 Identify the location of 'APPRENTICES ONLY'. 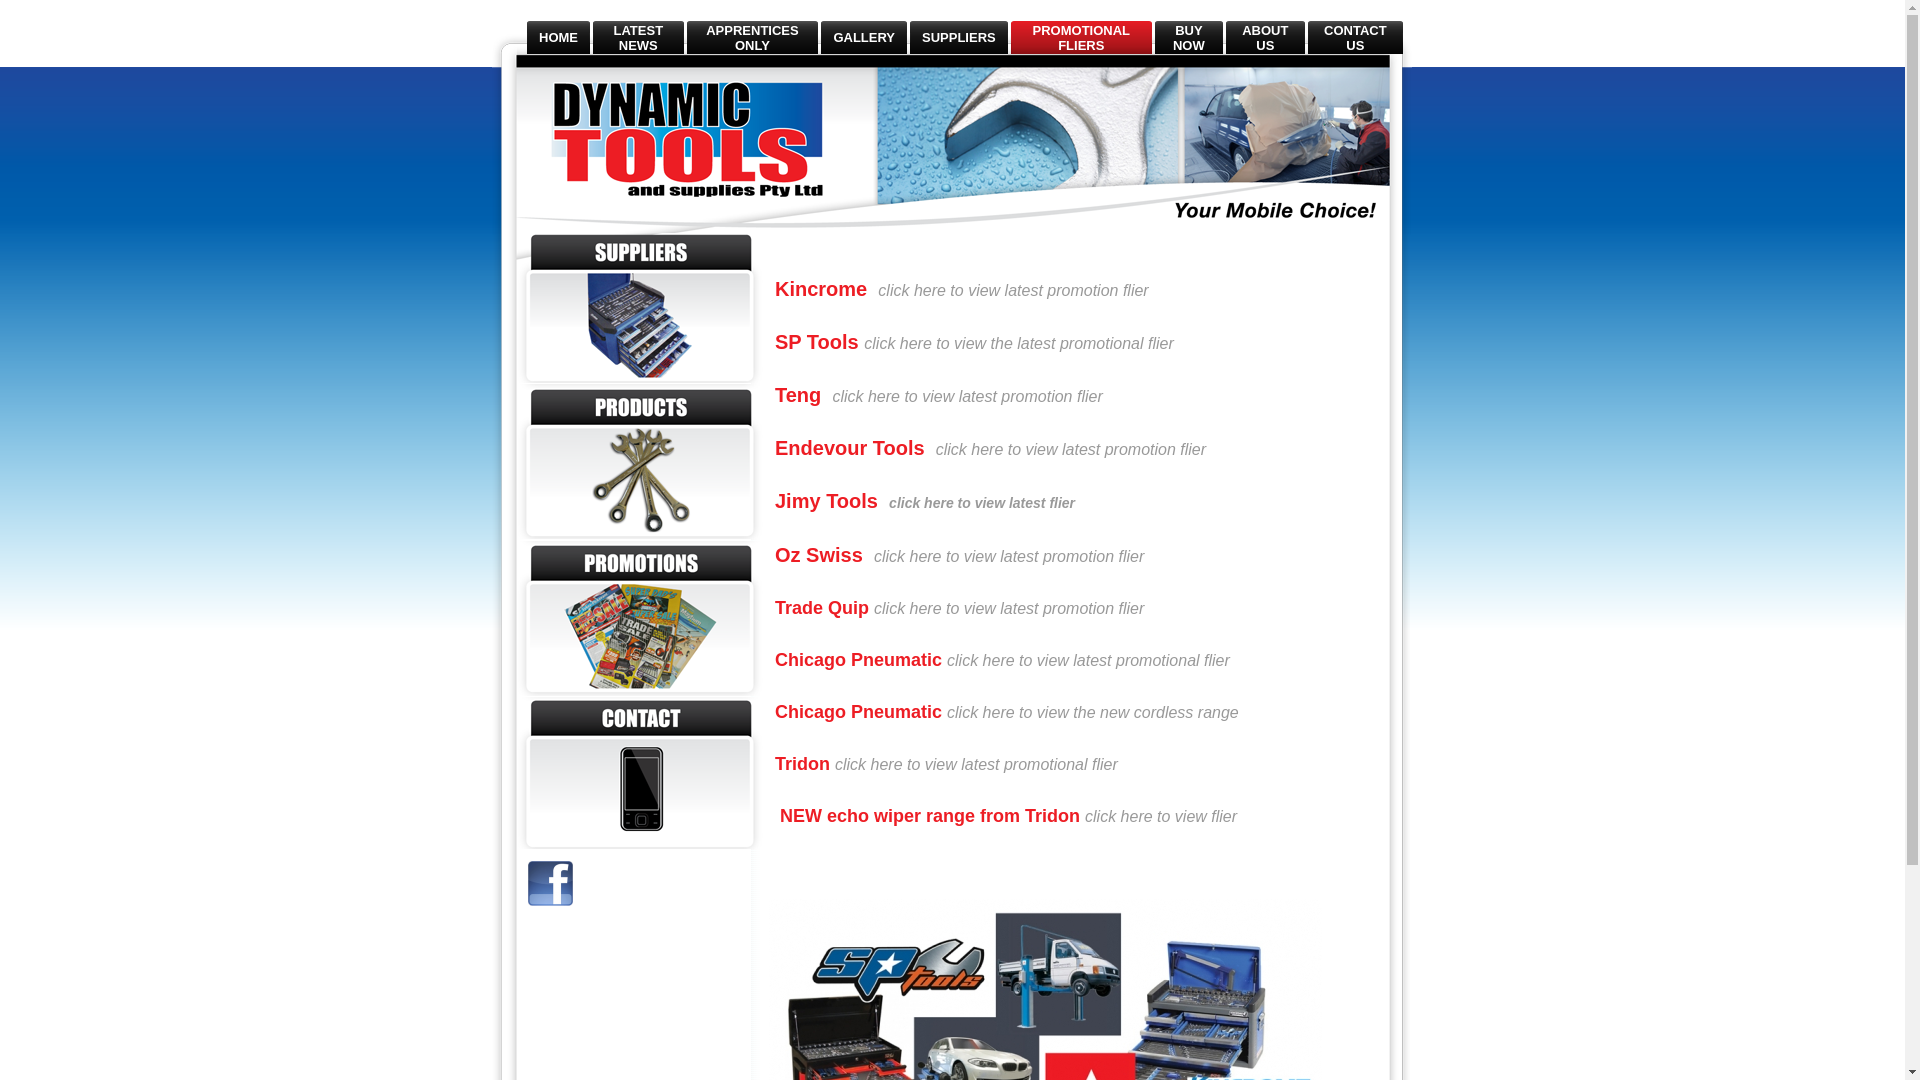
(751, 37).